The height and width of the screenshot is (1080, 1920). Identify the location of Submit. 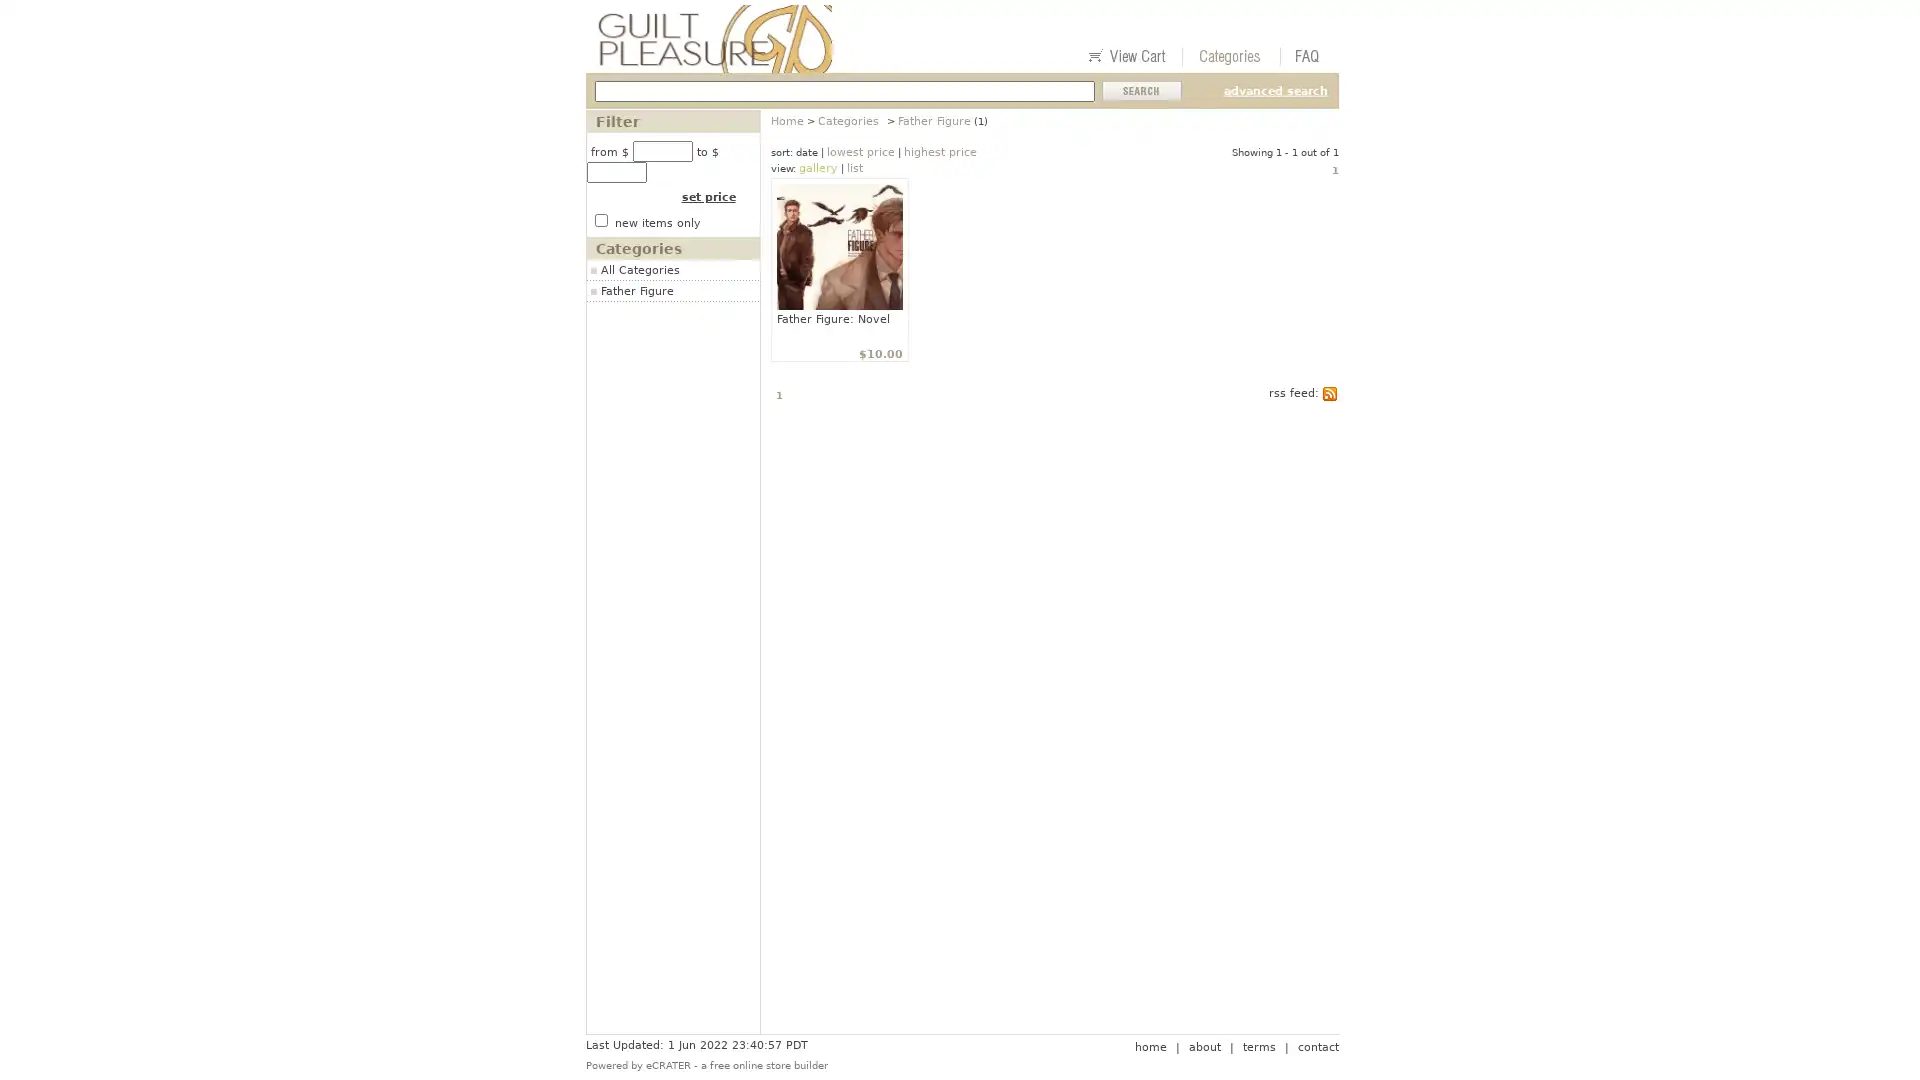
(1141, 91).